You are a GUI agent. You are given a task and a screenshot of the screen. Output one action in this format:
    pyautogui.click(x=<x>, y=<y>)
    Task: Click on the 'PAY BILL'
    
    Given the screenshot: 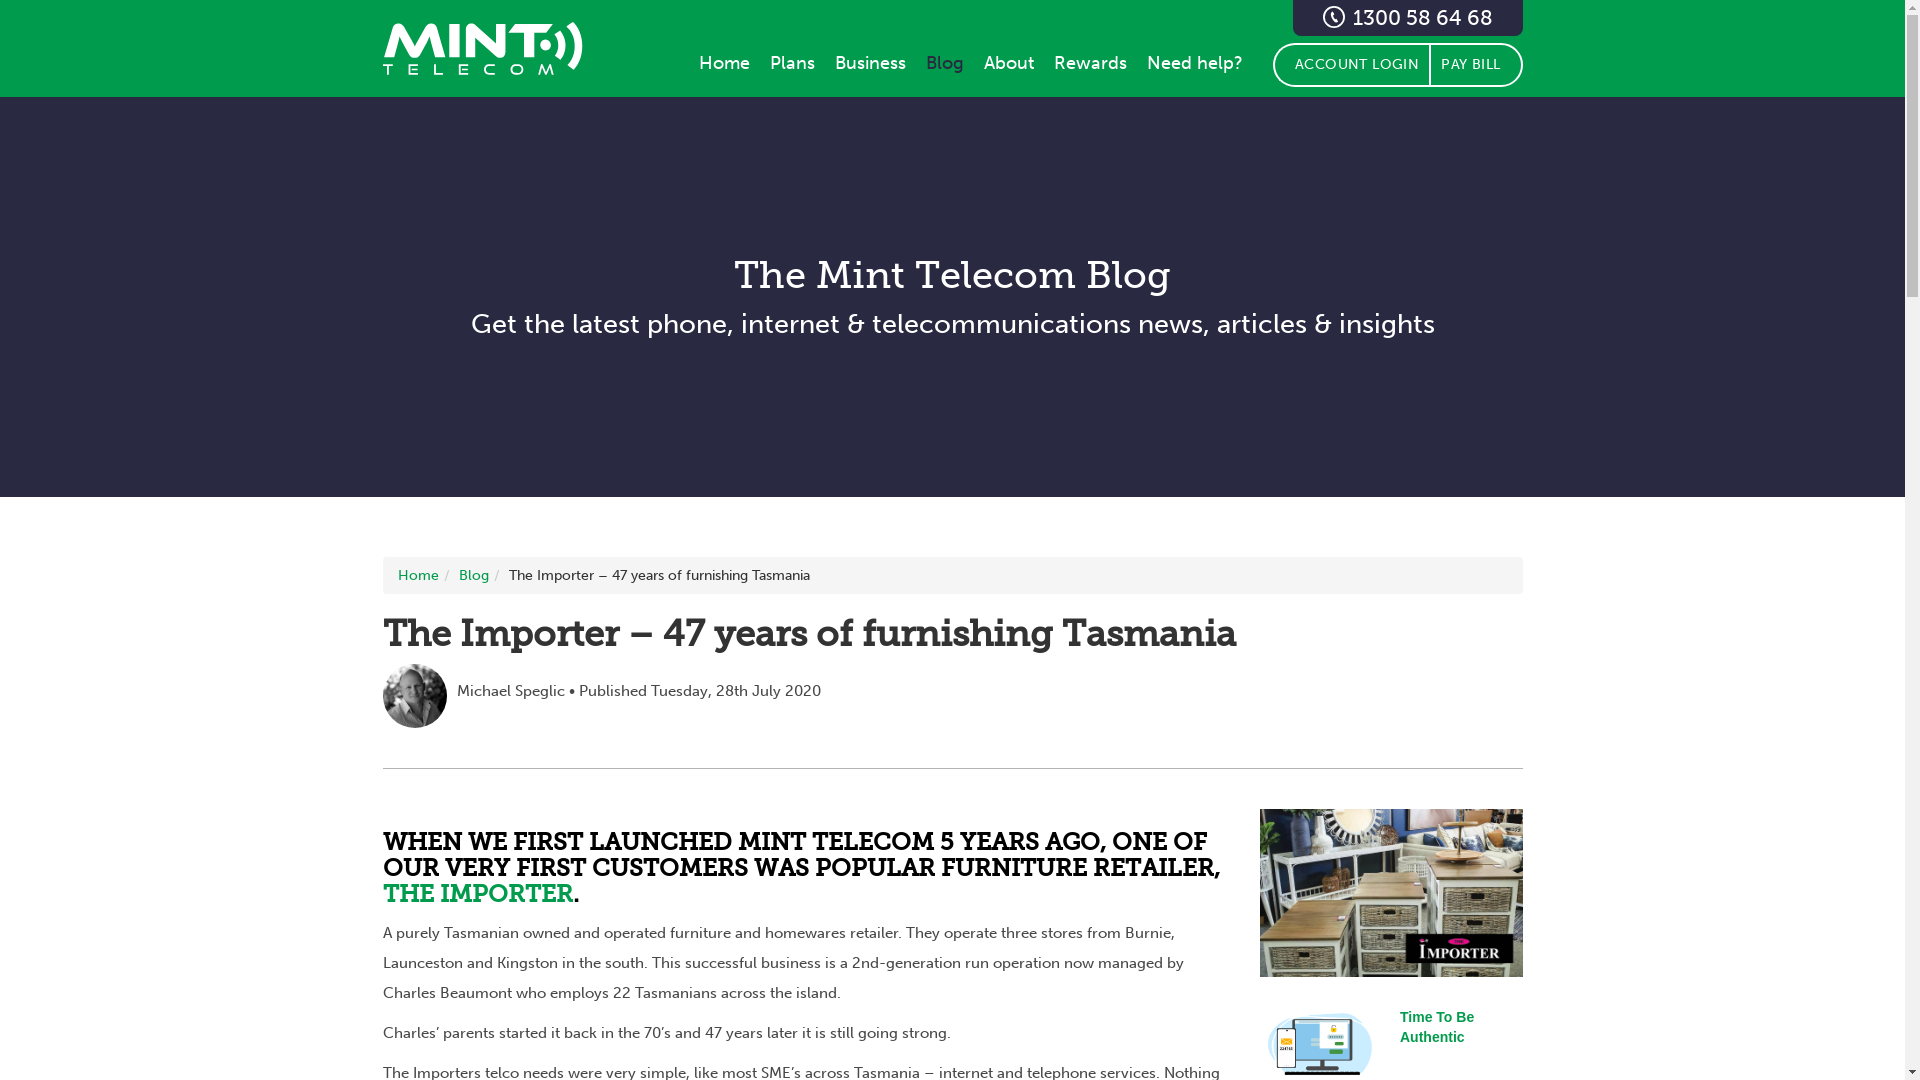 What is the action you would take?
    pyautogui.click(x=1475, y=64)
    